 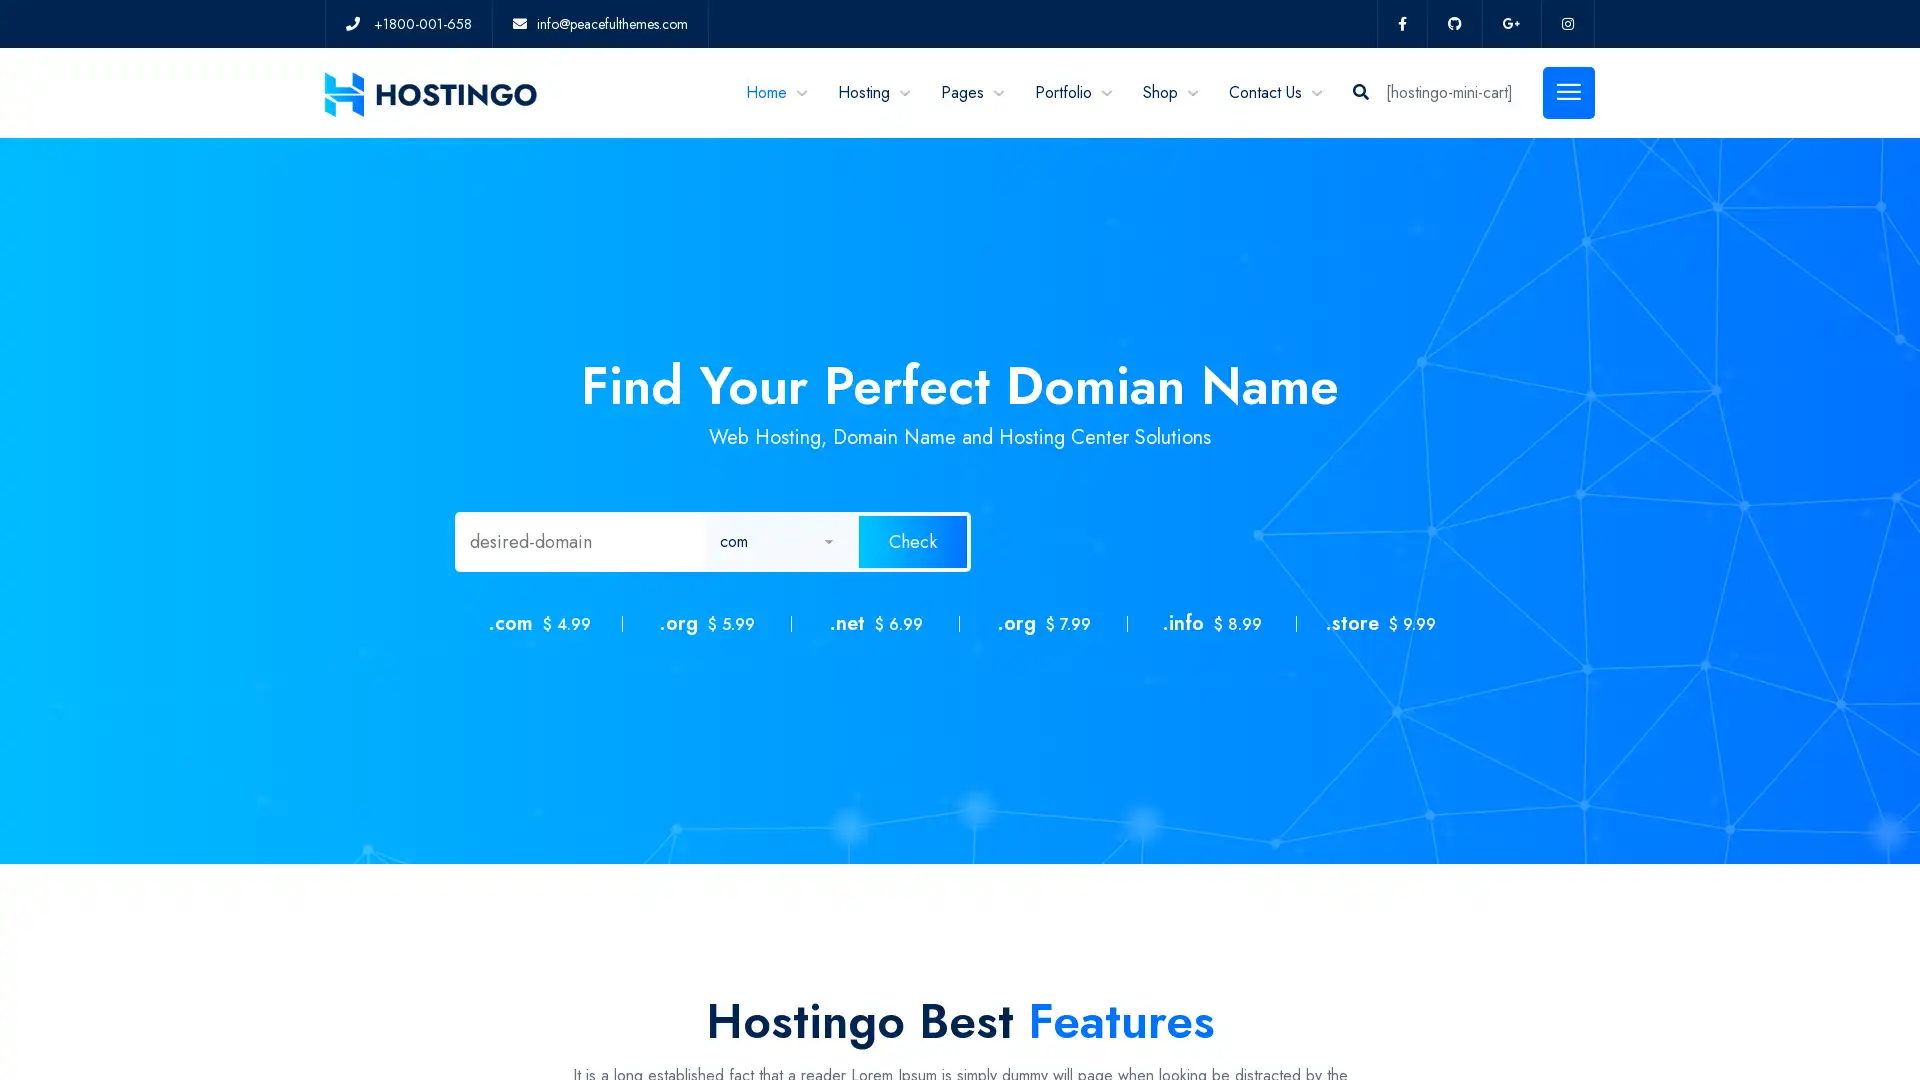 I want to click on check, so click(x=911, y=542).